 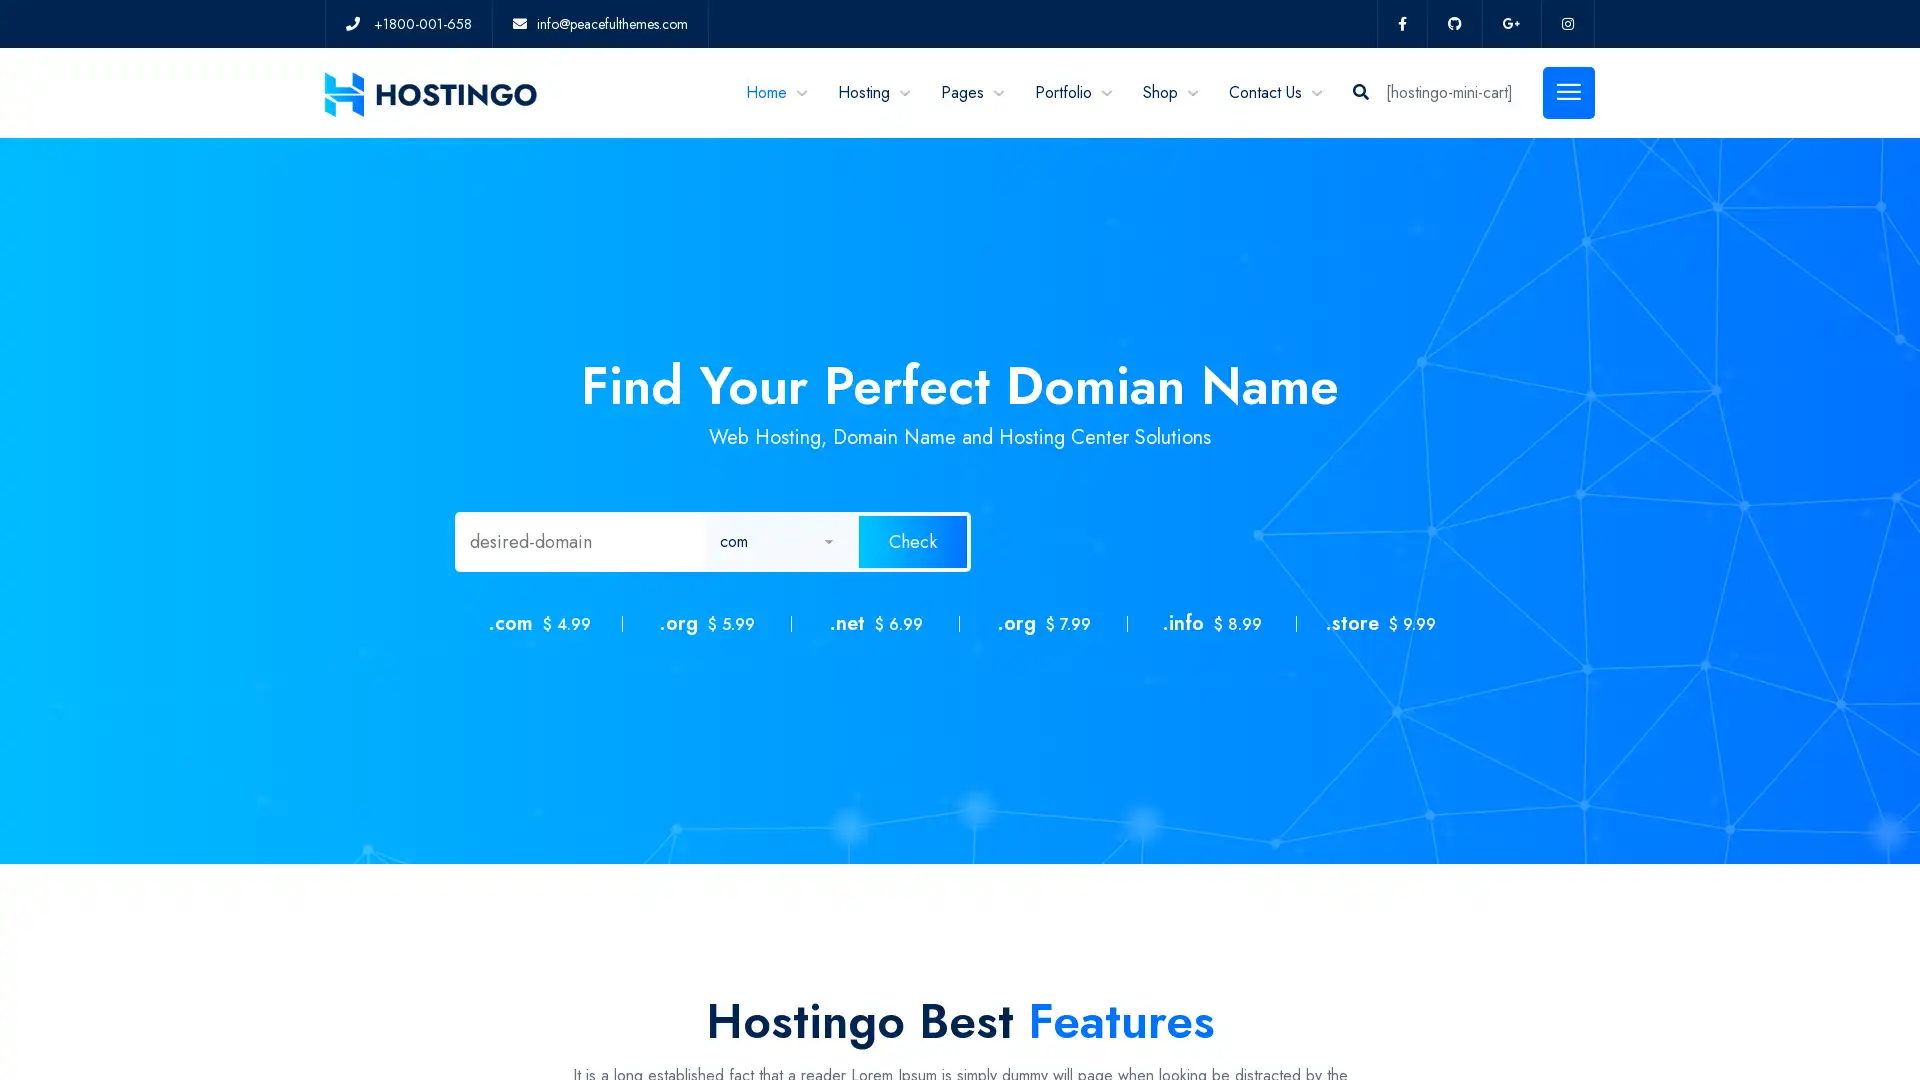 I want to click on check, so click(x=911, y=542).